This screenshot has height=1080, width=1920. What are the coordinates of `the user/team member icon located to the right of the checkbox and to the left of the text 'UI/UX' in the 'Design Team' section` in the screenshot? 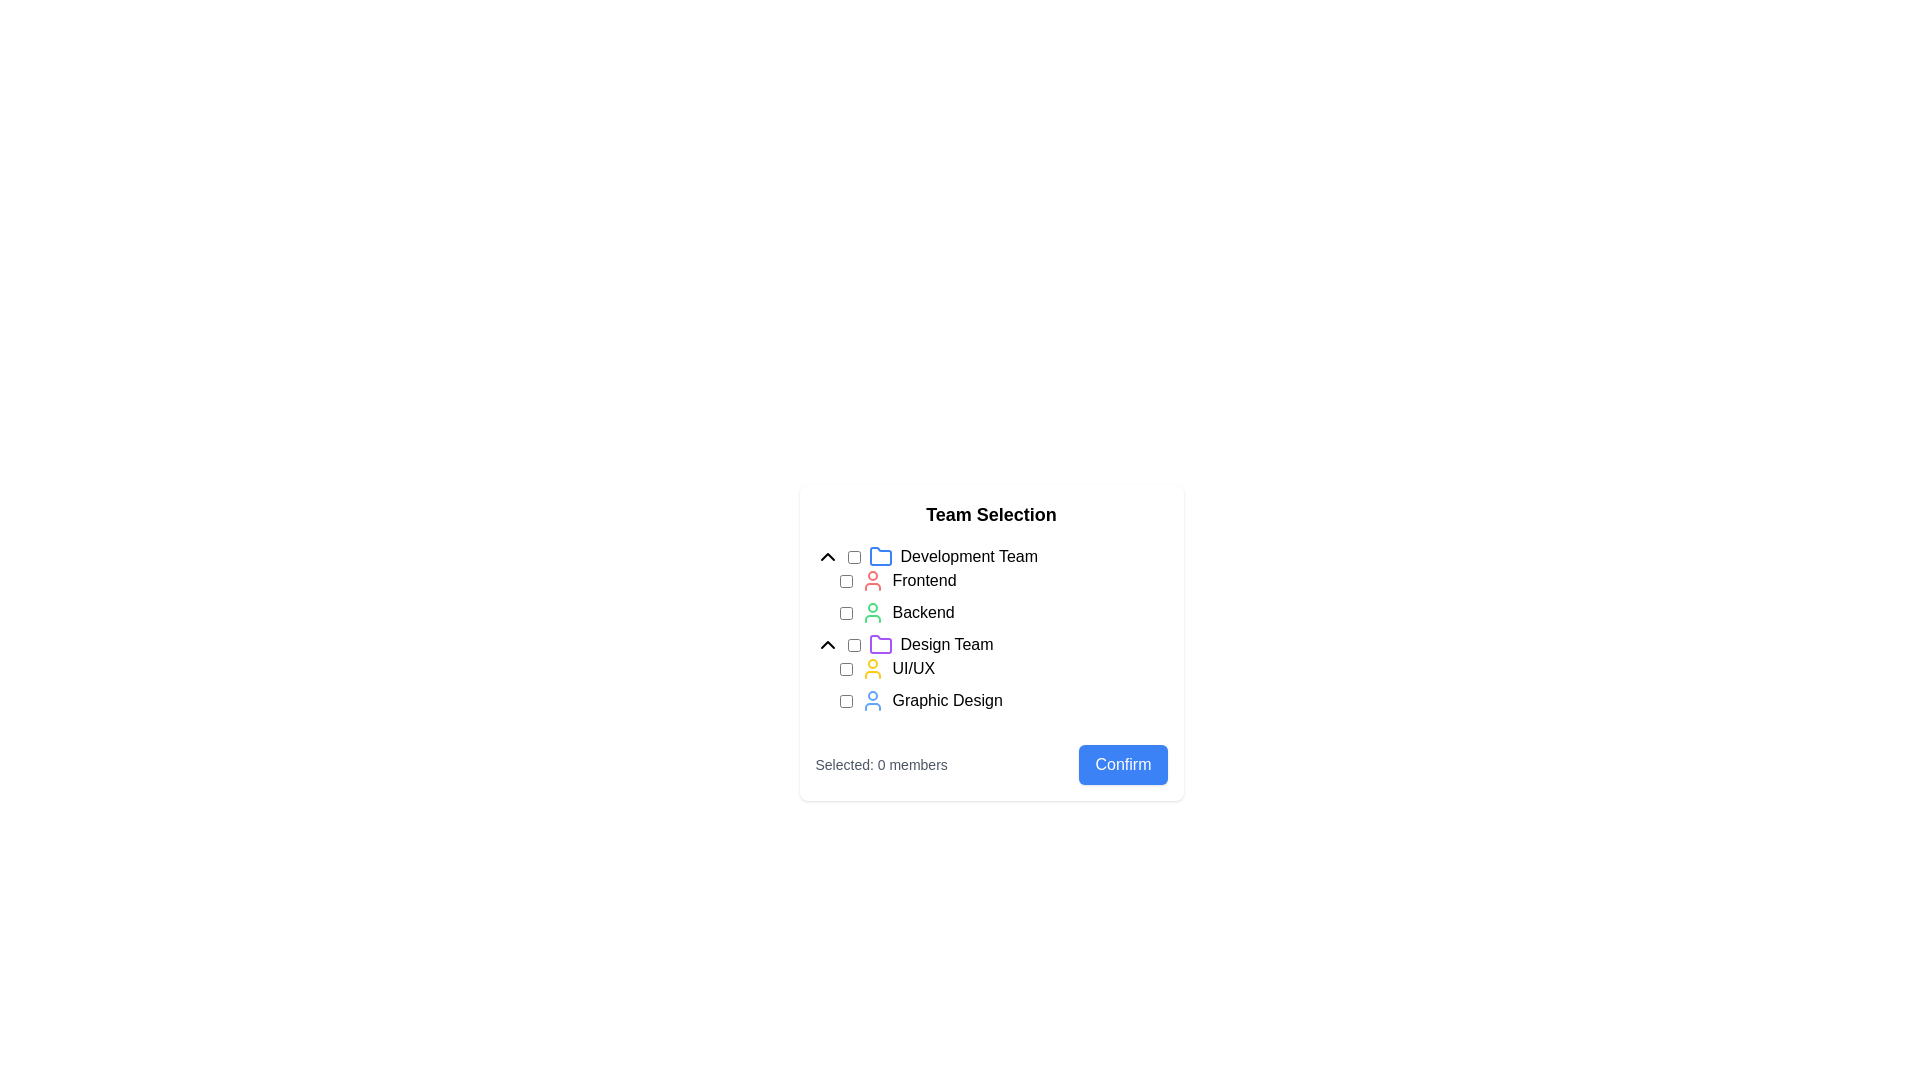 It's located at (872, 668).